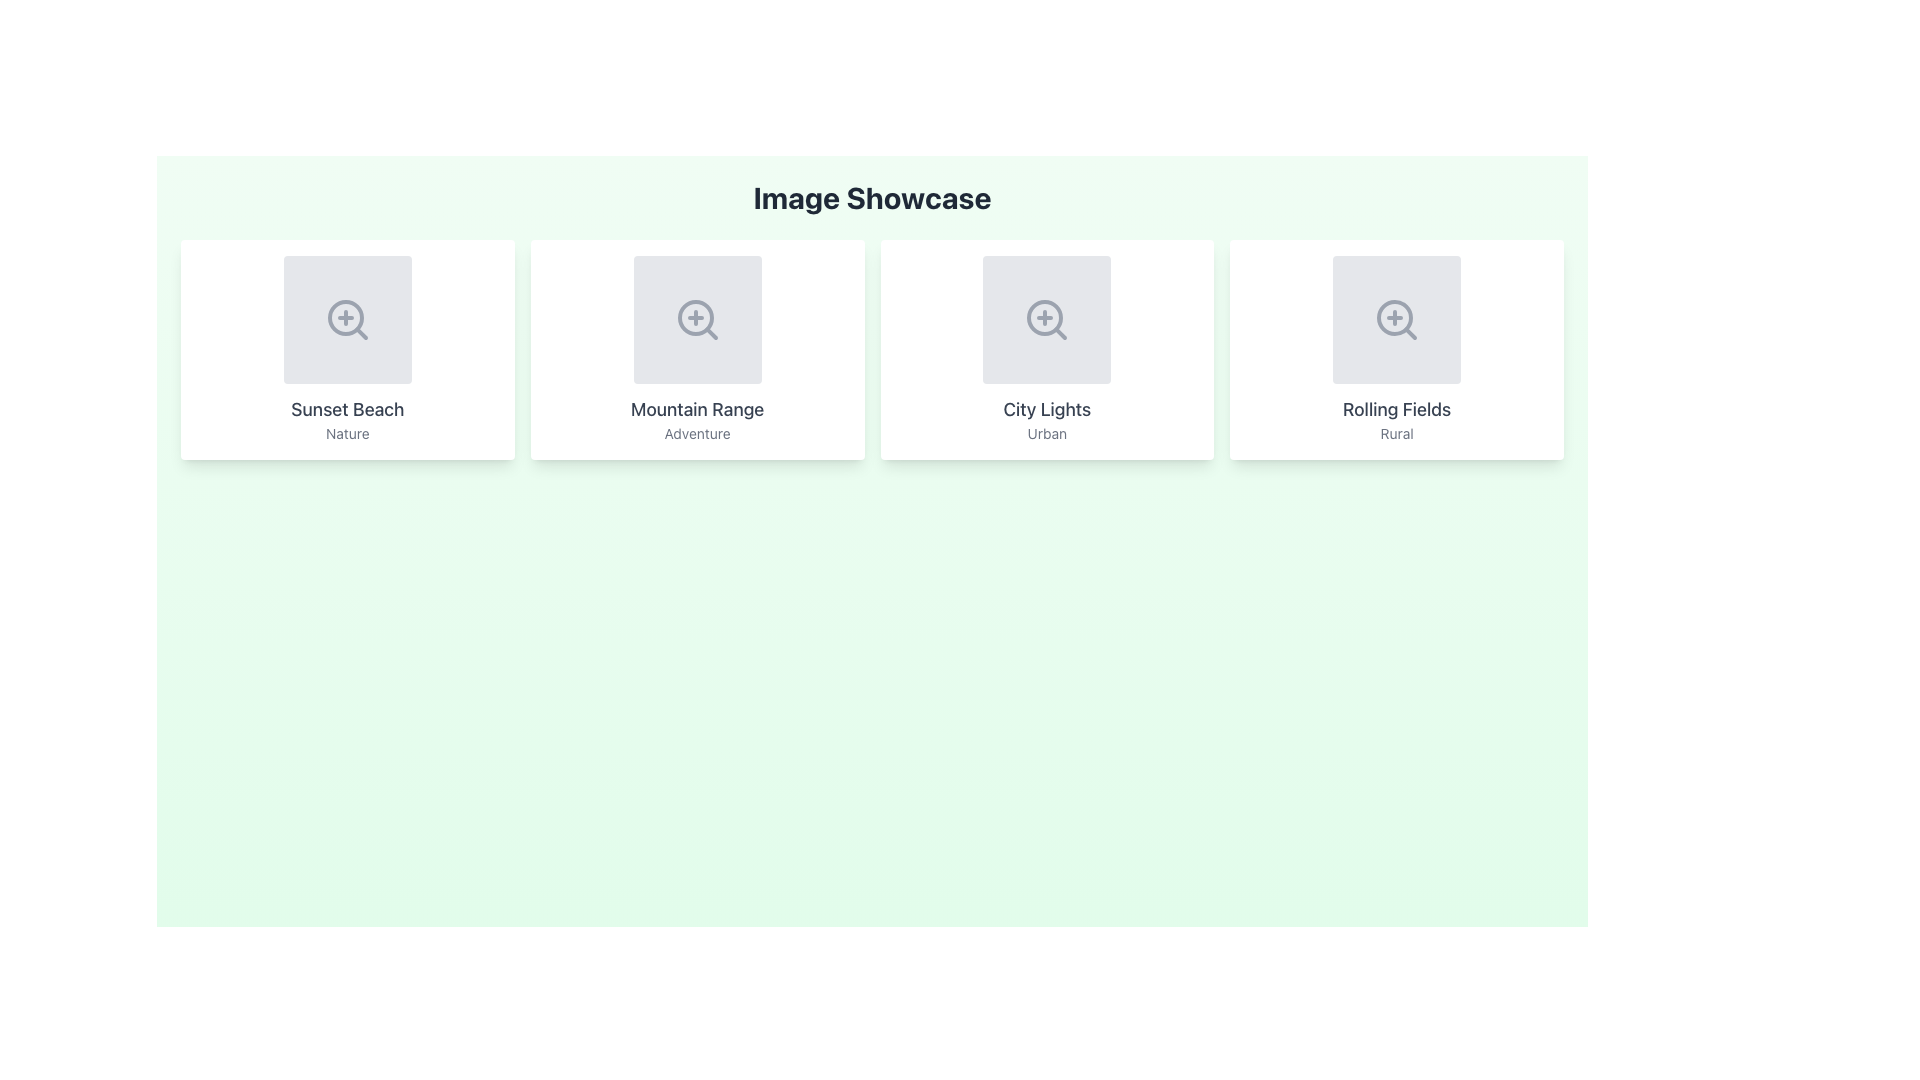 Image resolution: width=1920 pixels, height=1080 pixels. Describe the element at coordinates (1046, 433) in the screenshot. I see `the text label displaying 'Urban', which is located below the title 'City Lights' in the third card of the 'Image Showcase' section` at that location.